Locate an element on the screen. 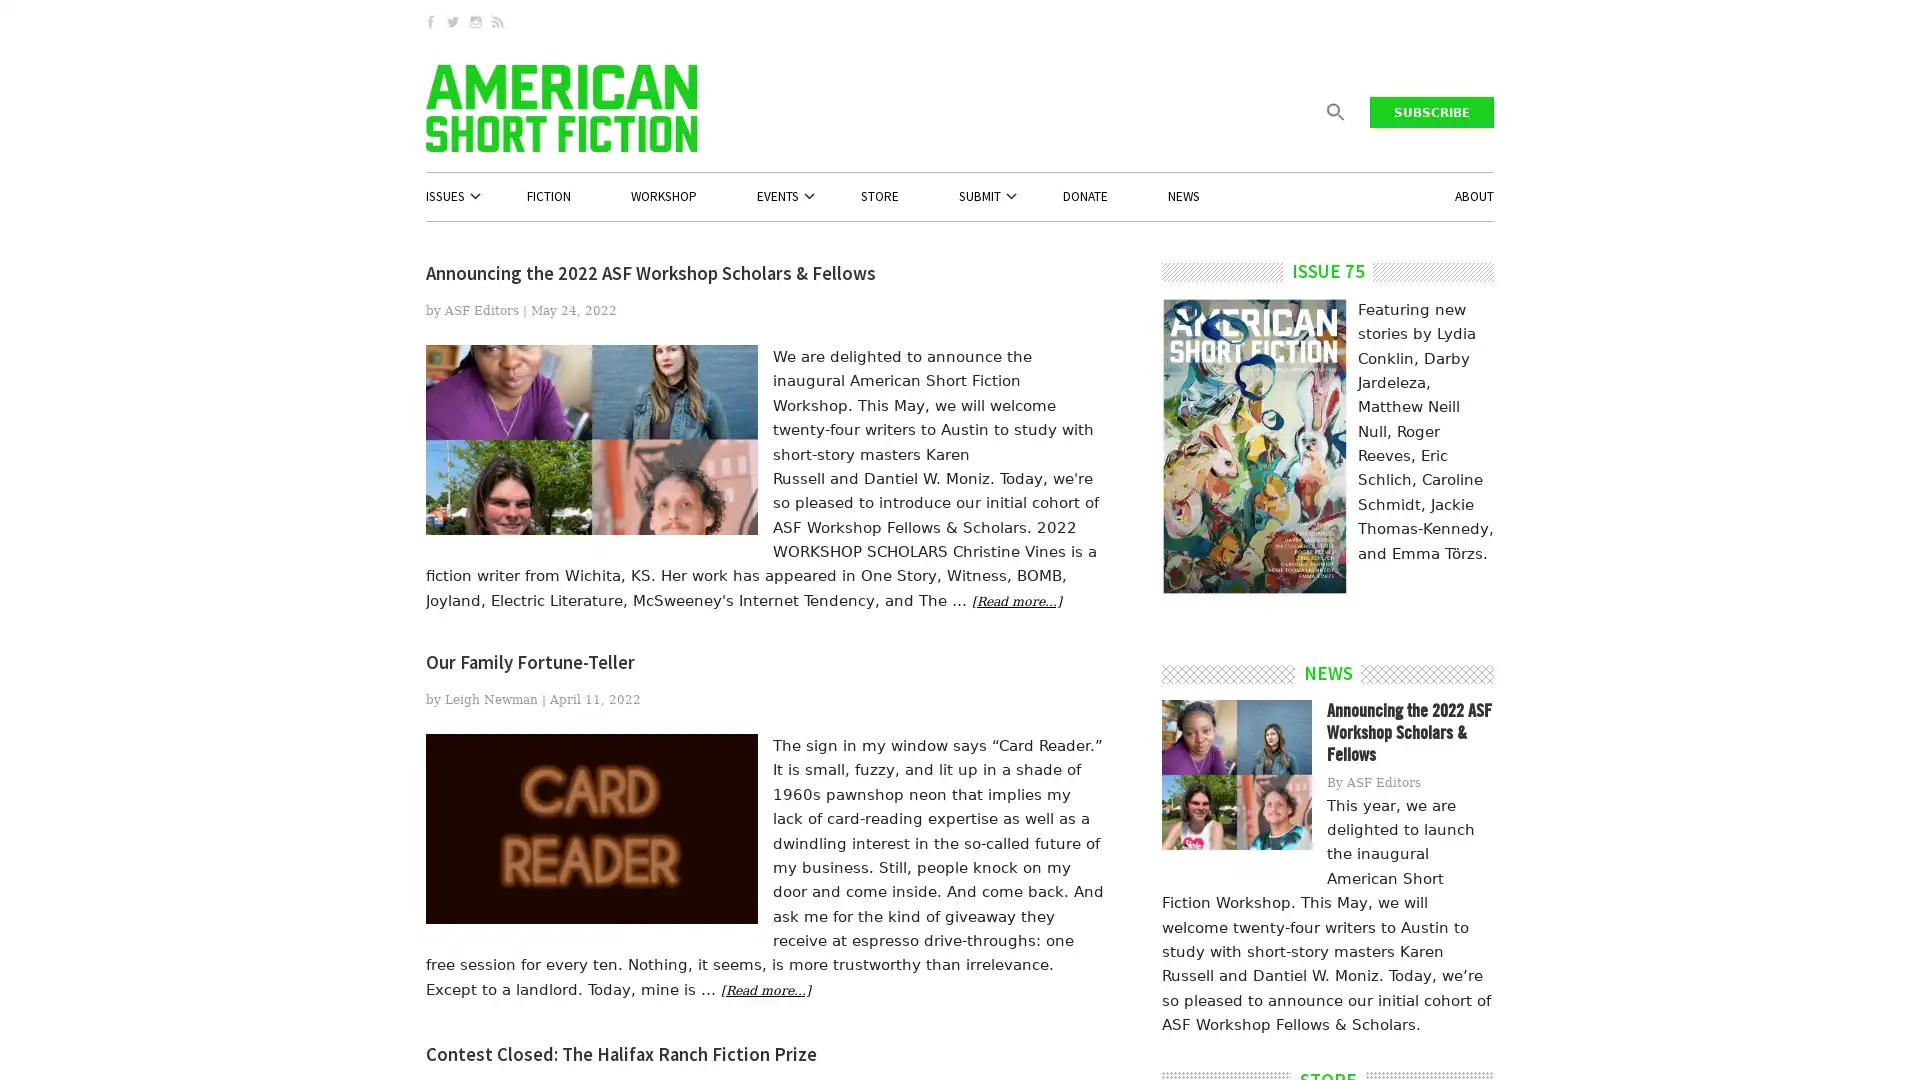  AVAILABLE NOW! is located at coordinates (1251, 503).